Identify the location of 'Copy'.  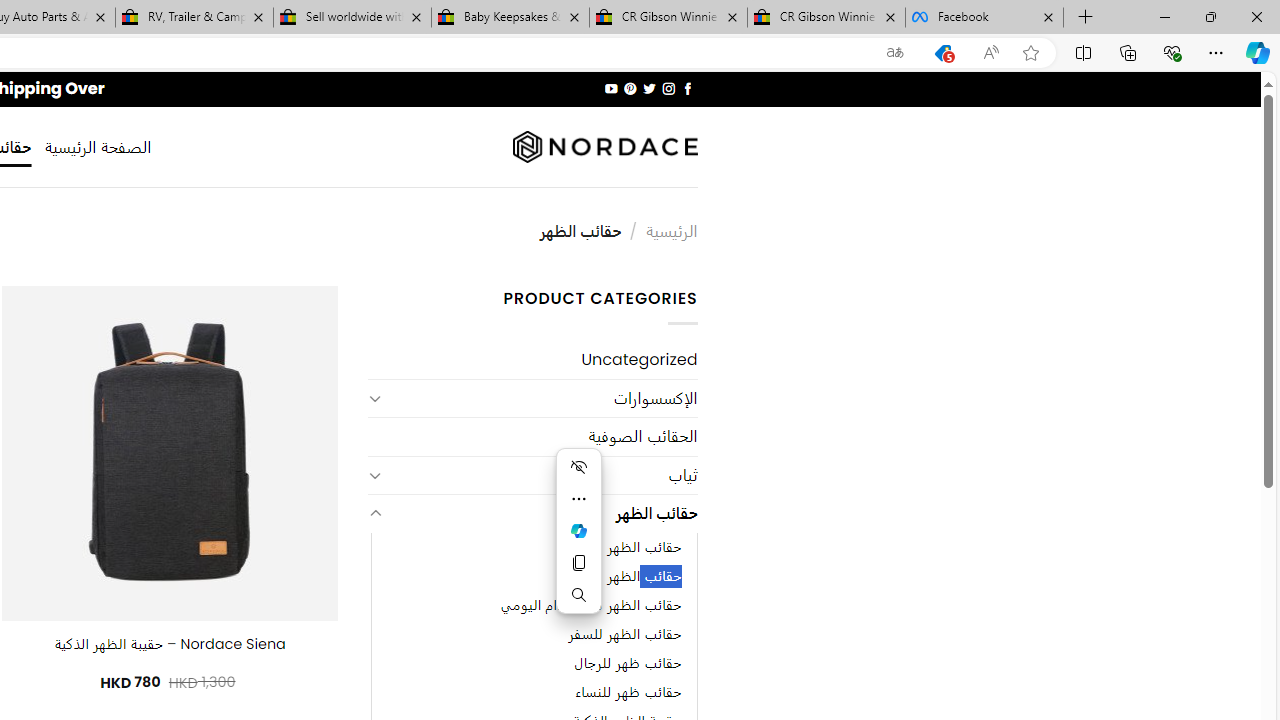
(578, 563).